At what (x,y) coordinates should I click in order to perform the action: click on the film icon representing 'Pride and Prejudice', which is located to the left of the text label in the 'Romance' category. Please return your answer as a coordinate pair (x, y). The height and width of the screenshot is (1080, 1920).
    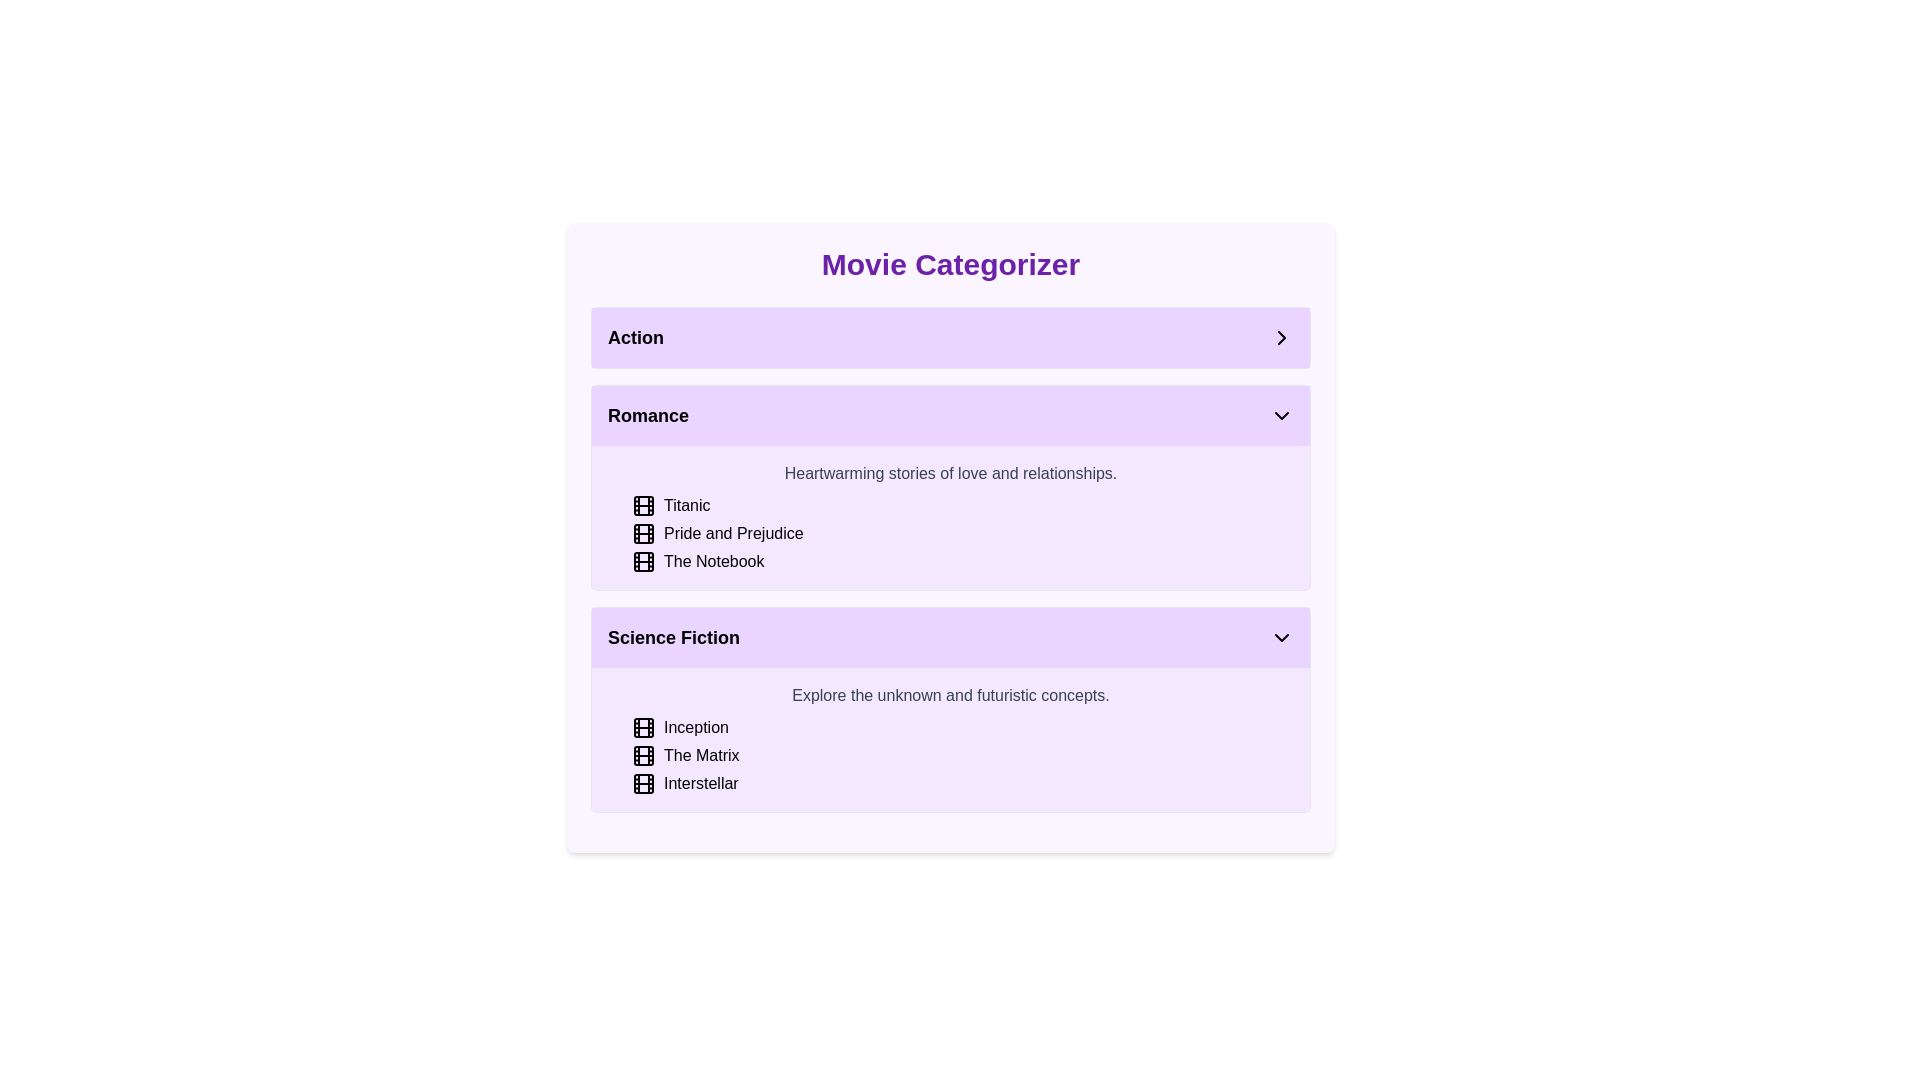
    Looking at the image, I should click on (643, 532).